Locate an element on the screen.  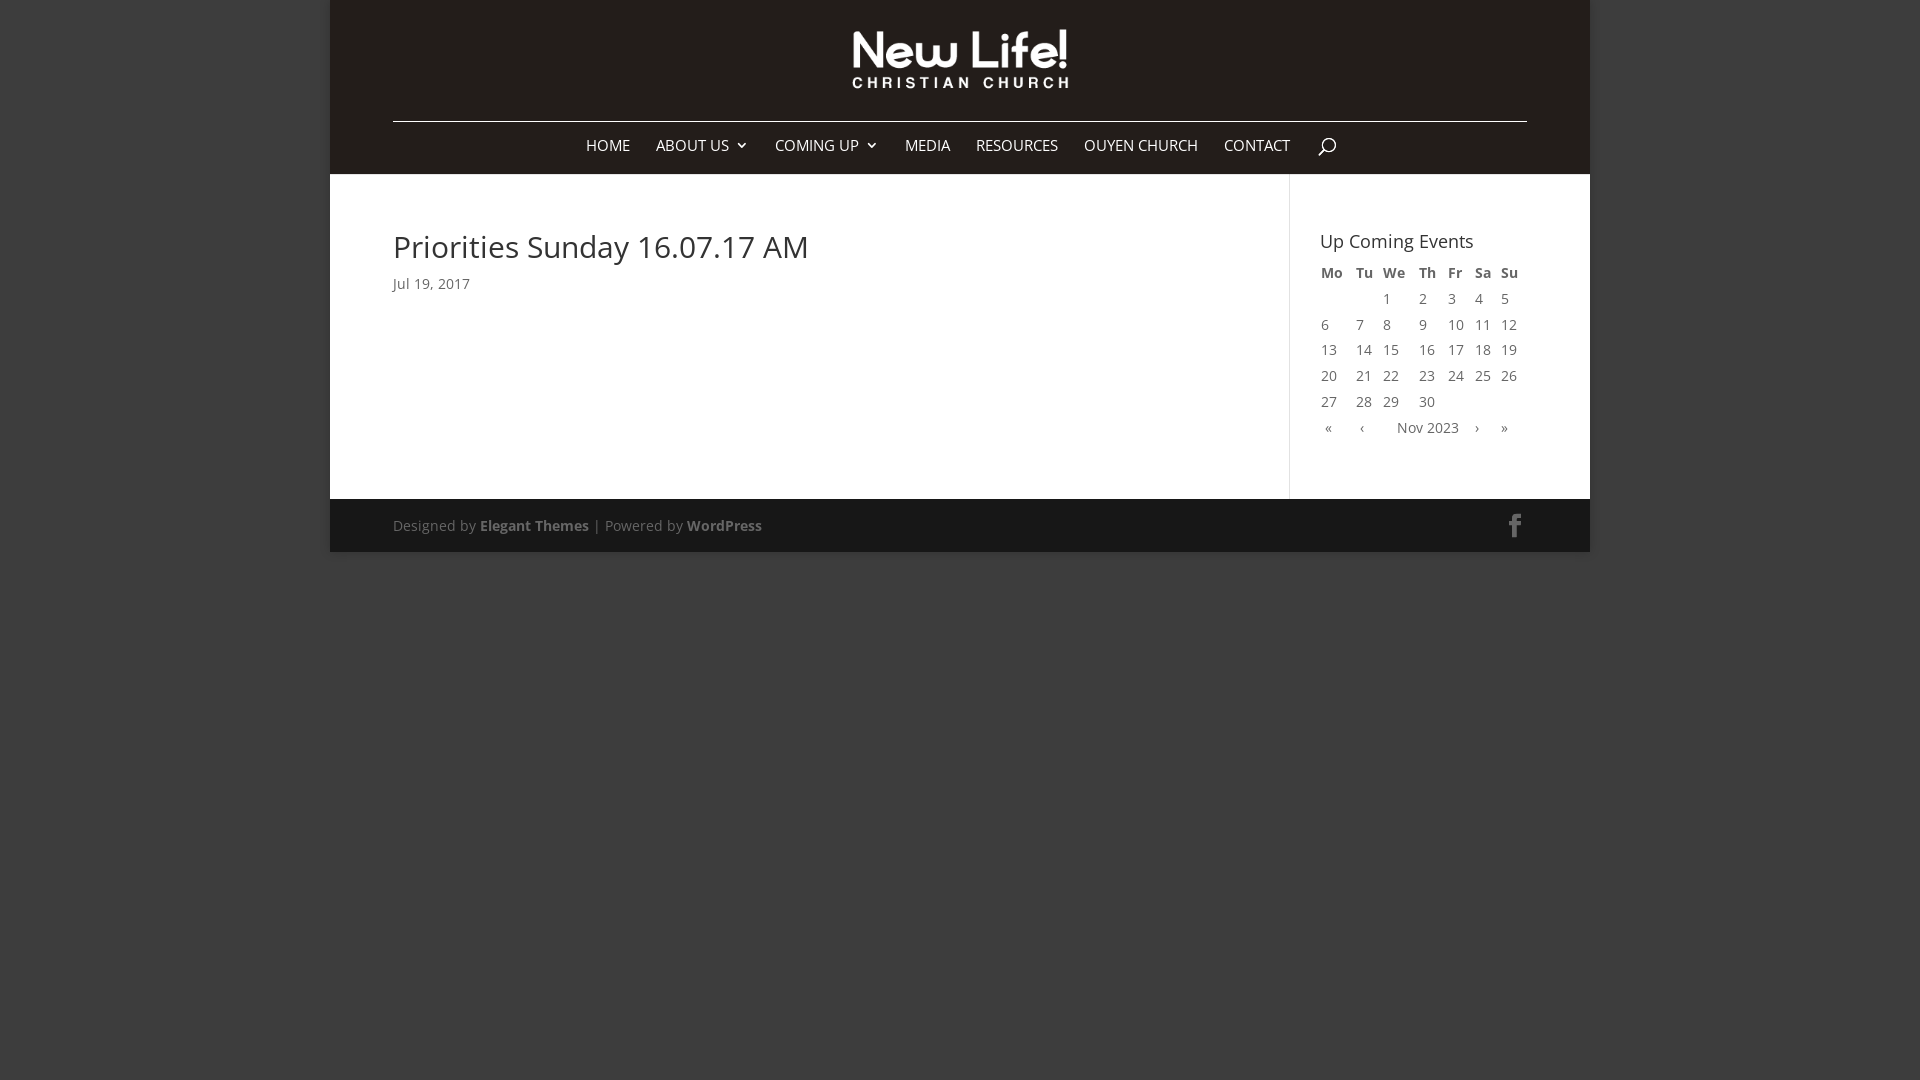
'COMING UP' is located at coordinates (826, 154).